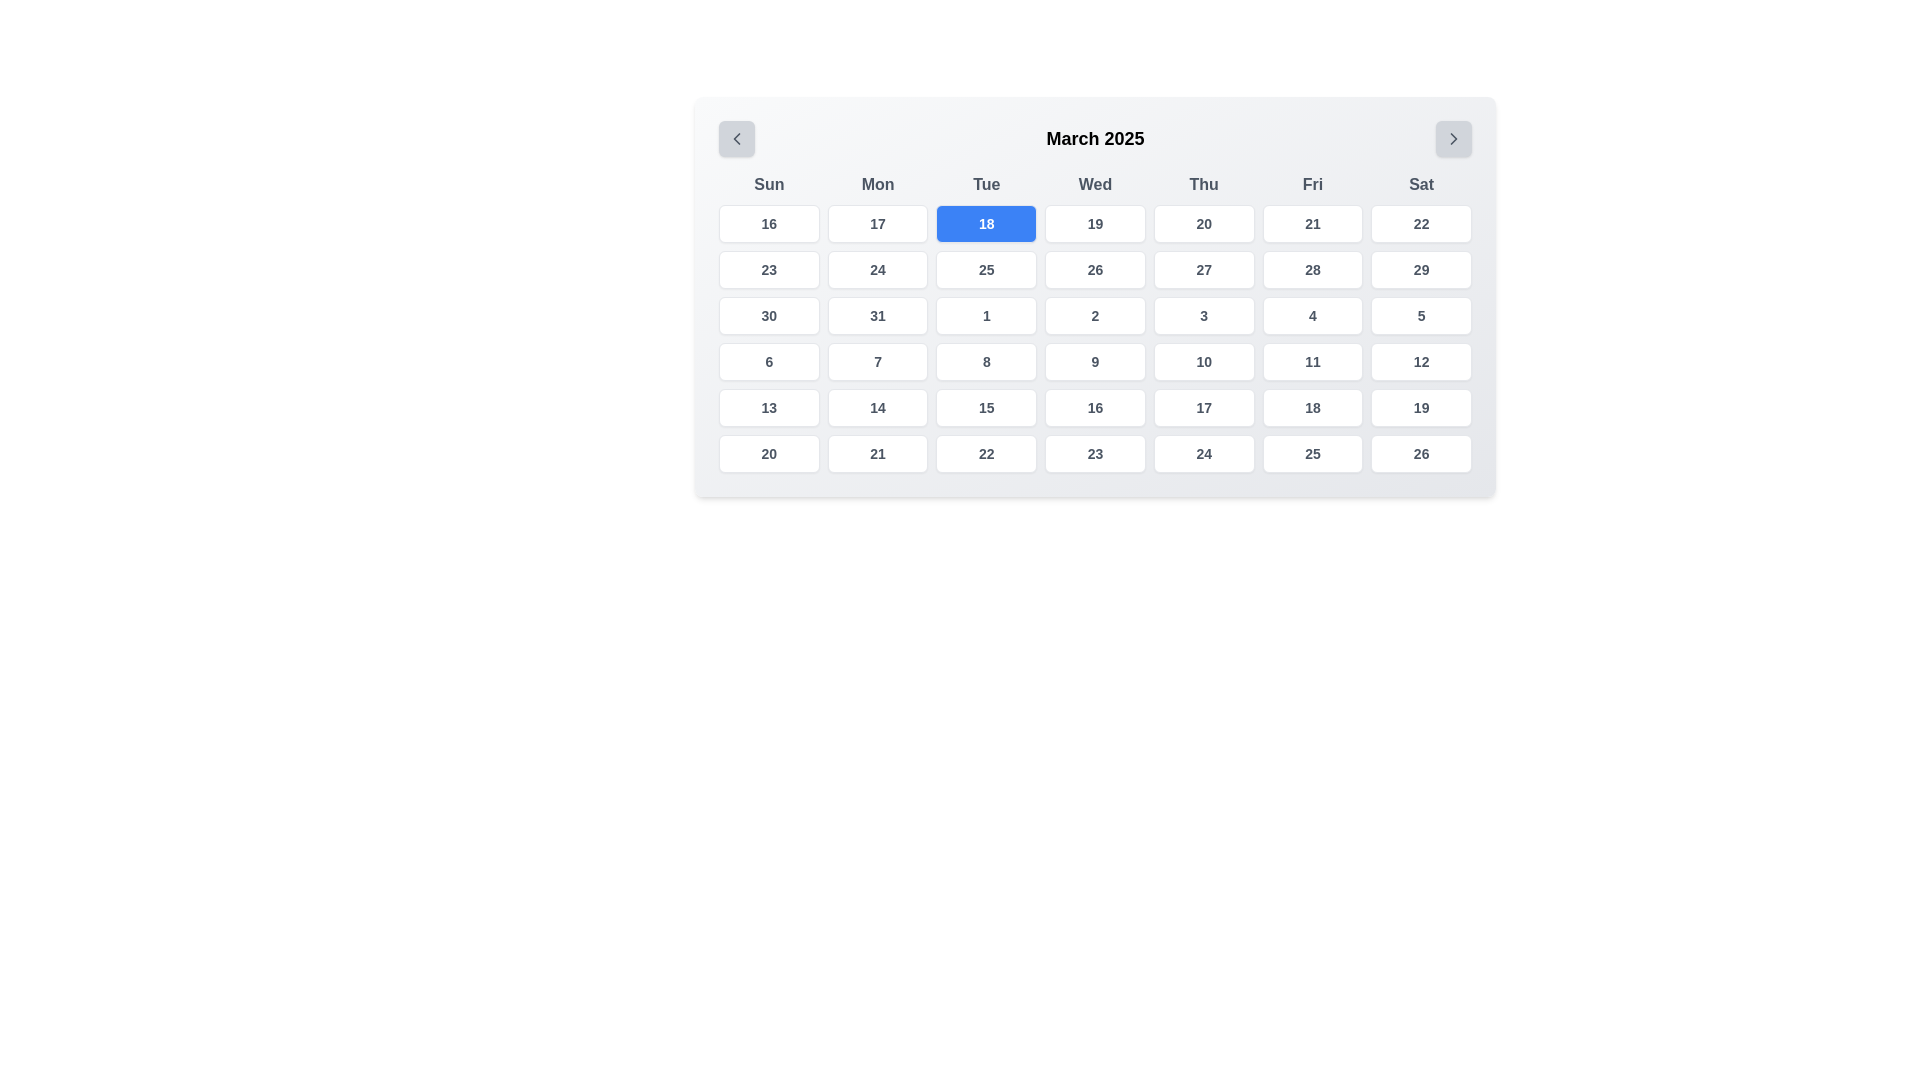 Image resolution: width=1920 pixels, height=1080 pixels. What do you see at coordinates (1094, 315) in the screenshot?
I see `the button labeled '2' in the calendar grid, located in the fifth row and fourth column` at bounding box center [1094, 315].